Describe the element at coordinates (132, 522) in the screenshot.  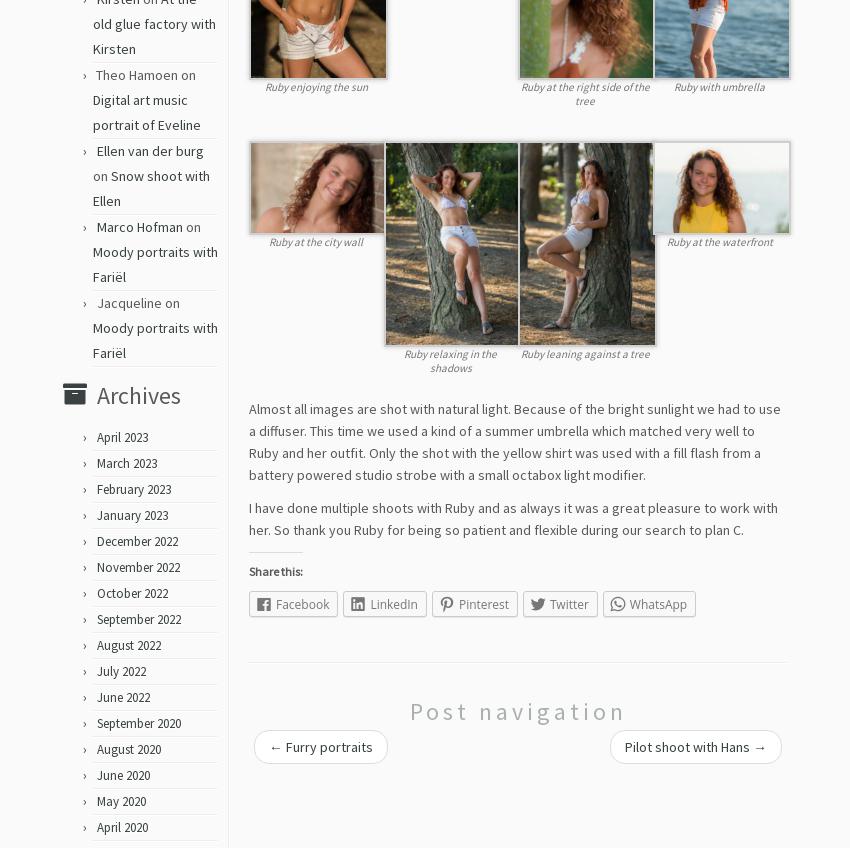
I see `'January 2023'` at that location.